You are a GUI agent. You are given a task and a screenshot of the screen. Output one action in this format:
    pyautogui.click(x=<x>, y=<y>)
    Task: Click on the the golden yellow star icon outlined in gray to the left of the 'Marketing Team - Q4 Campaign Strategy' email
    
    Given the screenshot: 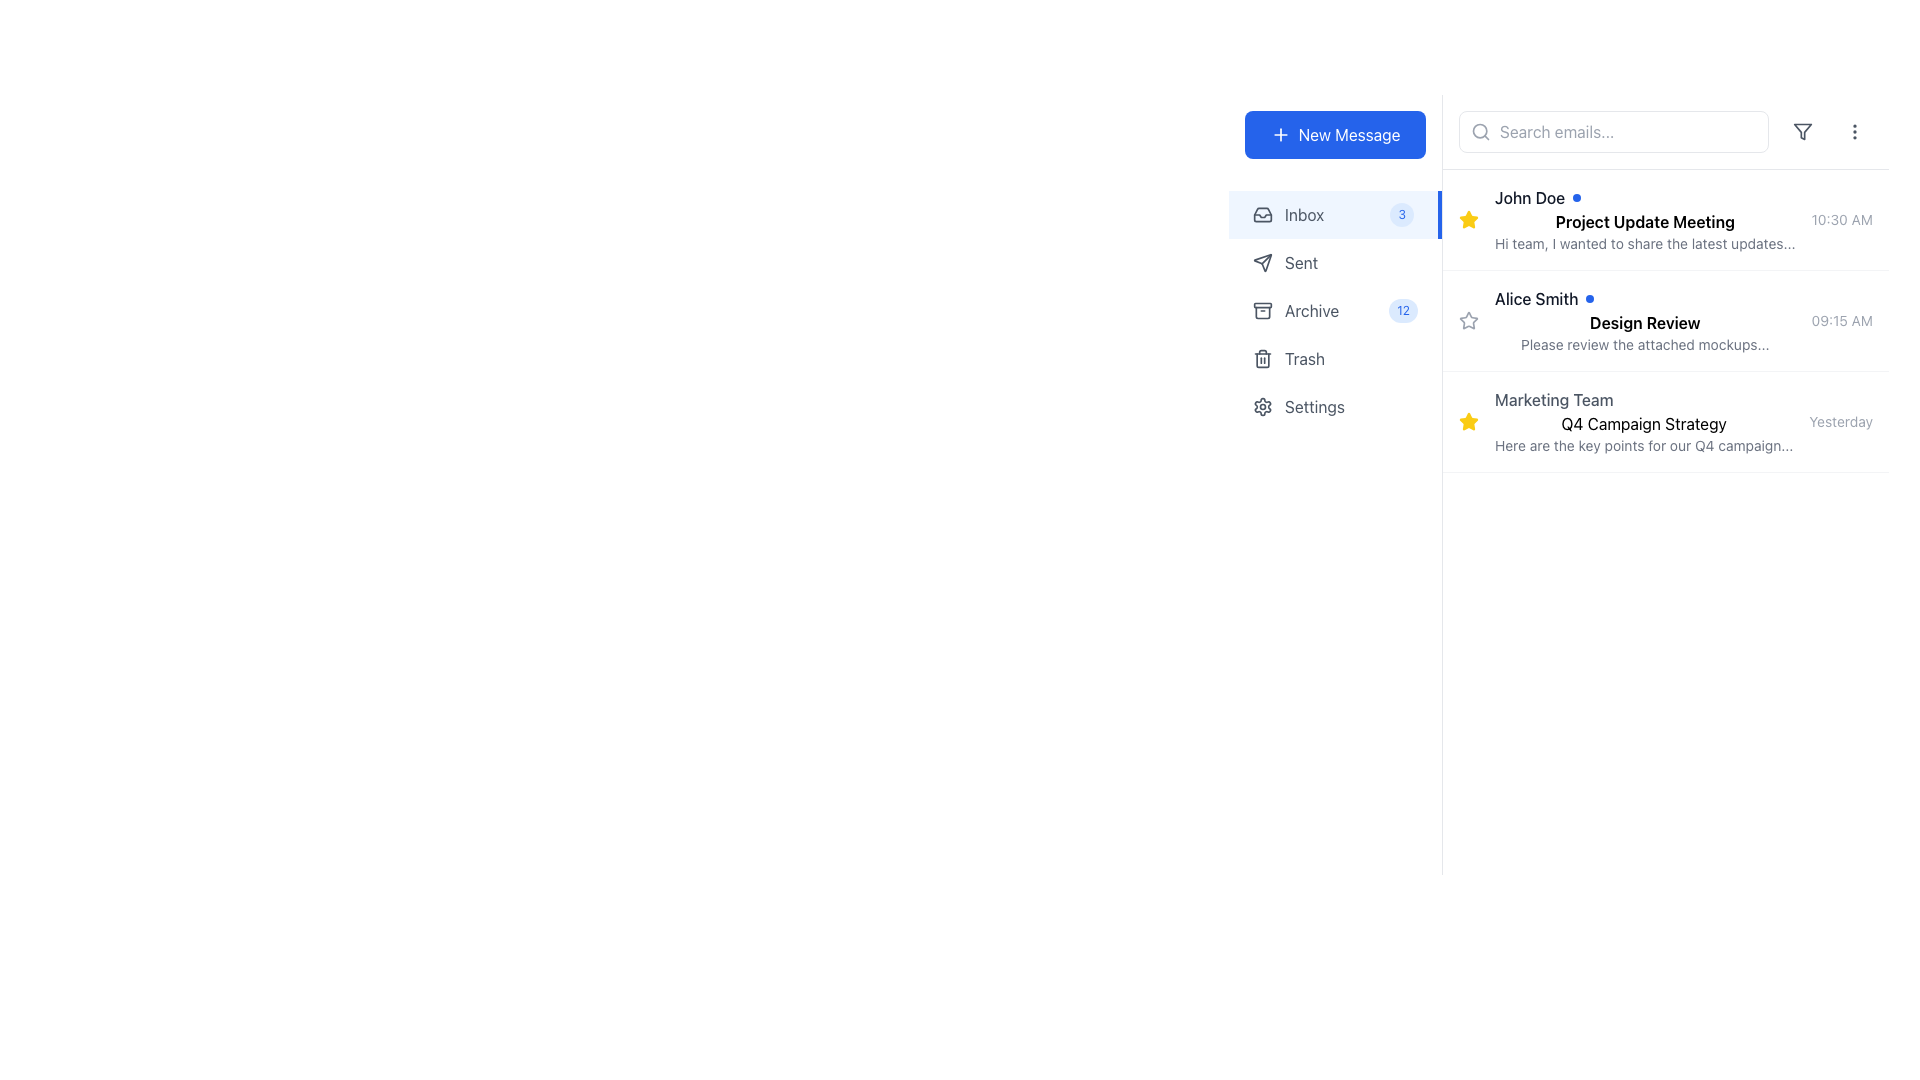 What is the action you would take?
    pyautogui.click(x=1468, y=319)
    